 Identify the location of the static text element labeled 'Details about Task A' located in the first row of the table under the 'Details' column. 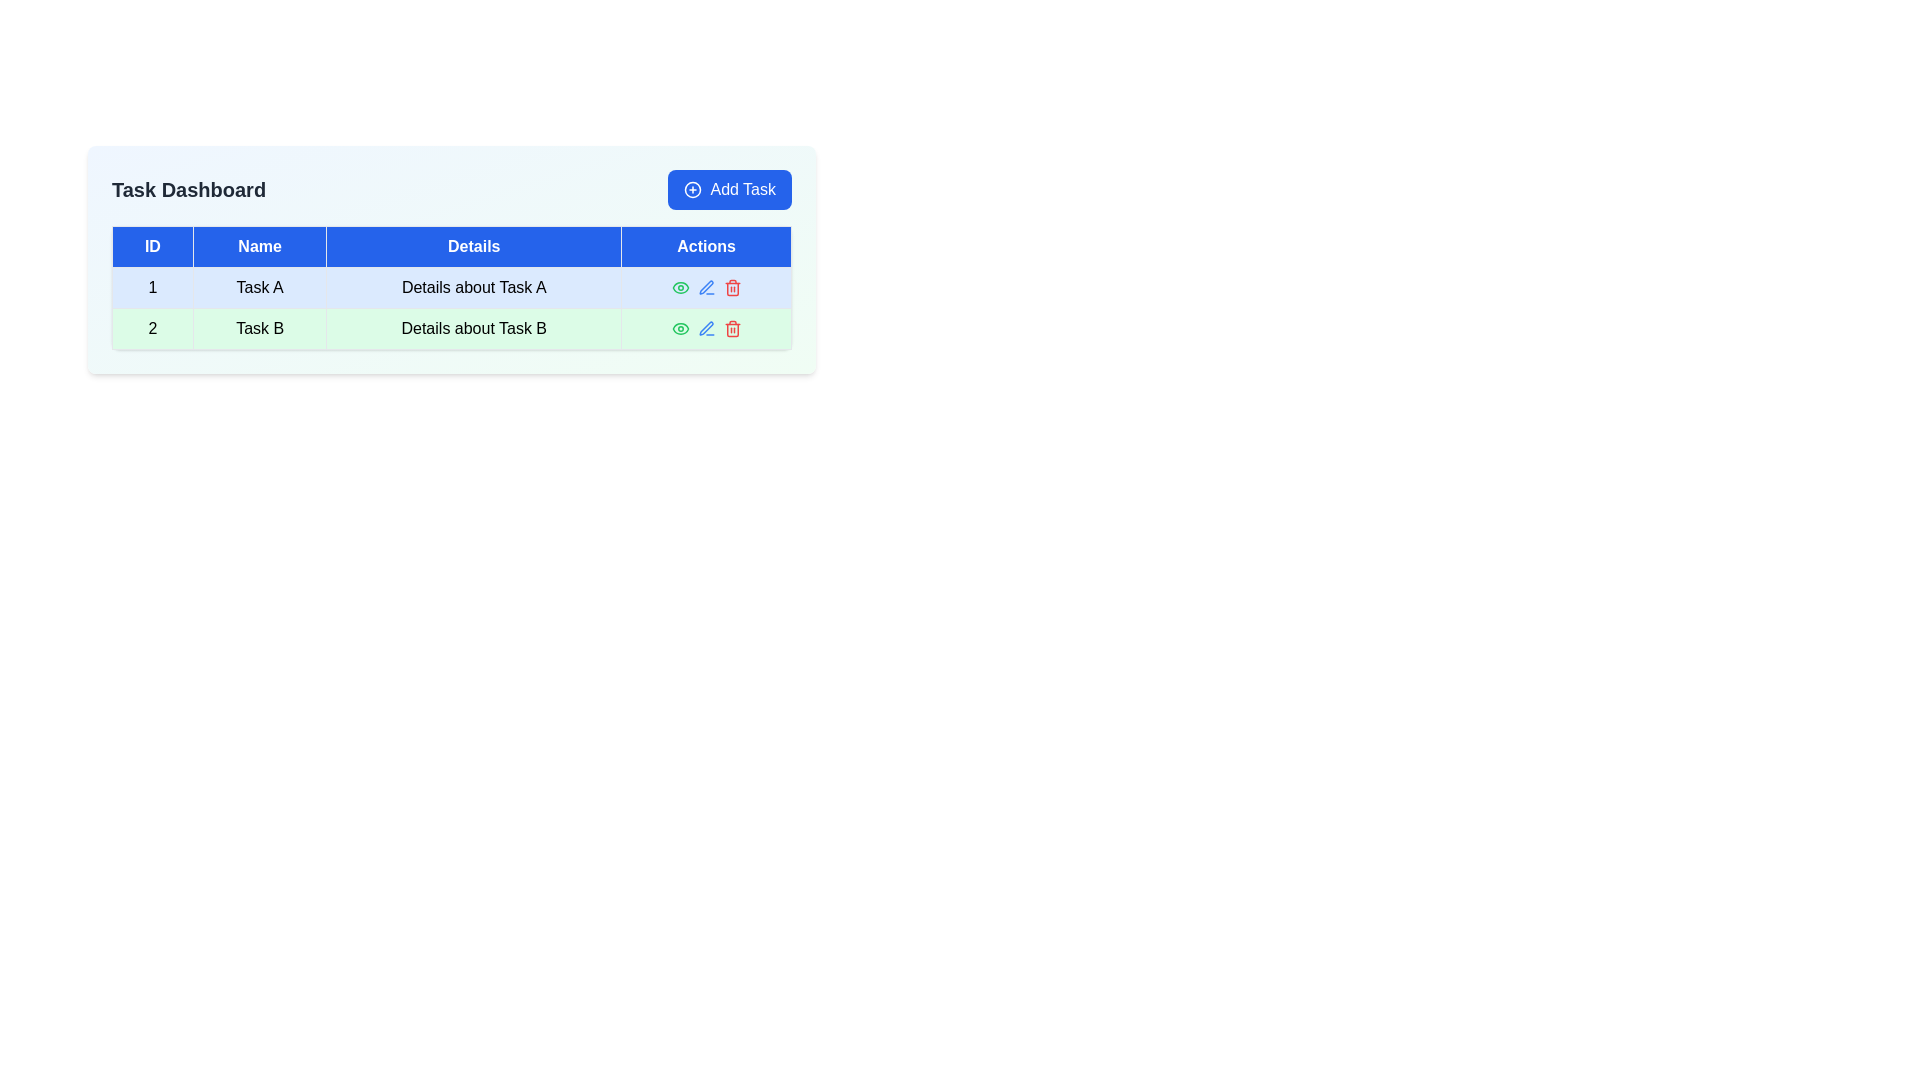
(473, 288).